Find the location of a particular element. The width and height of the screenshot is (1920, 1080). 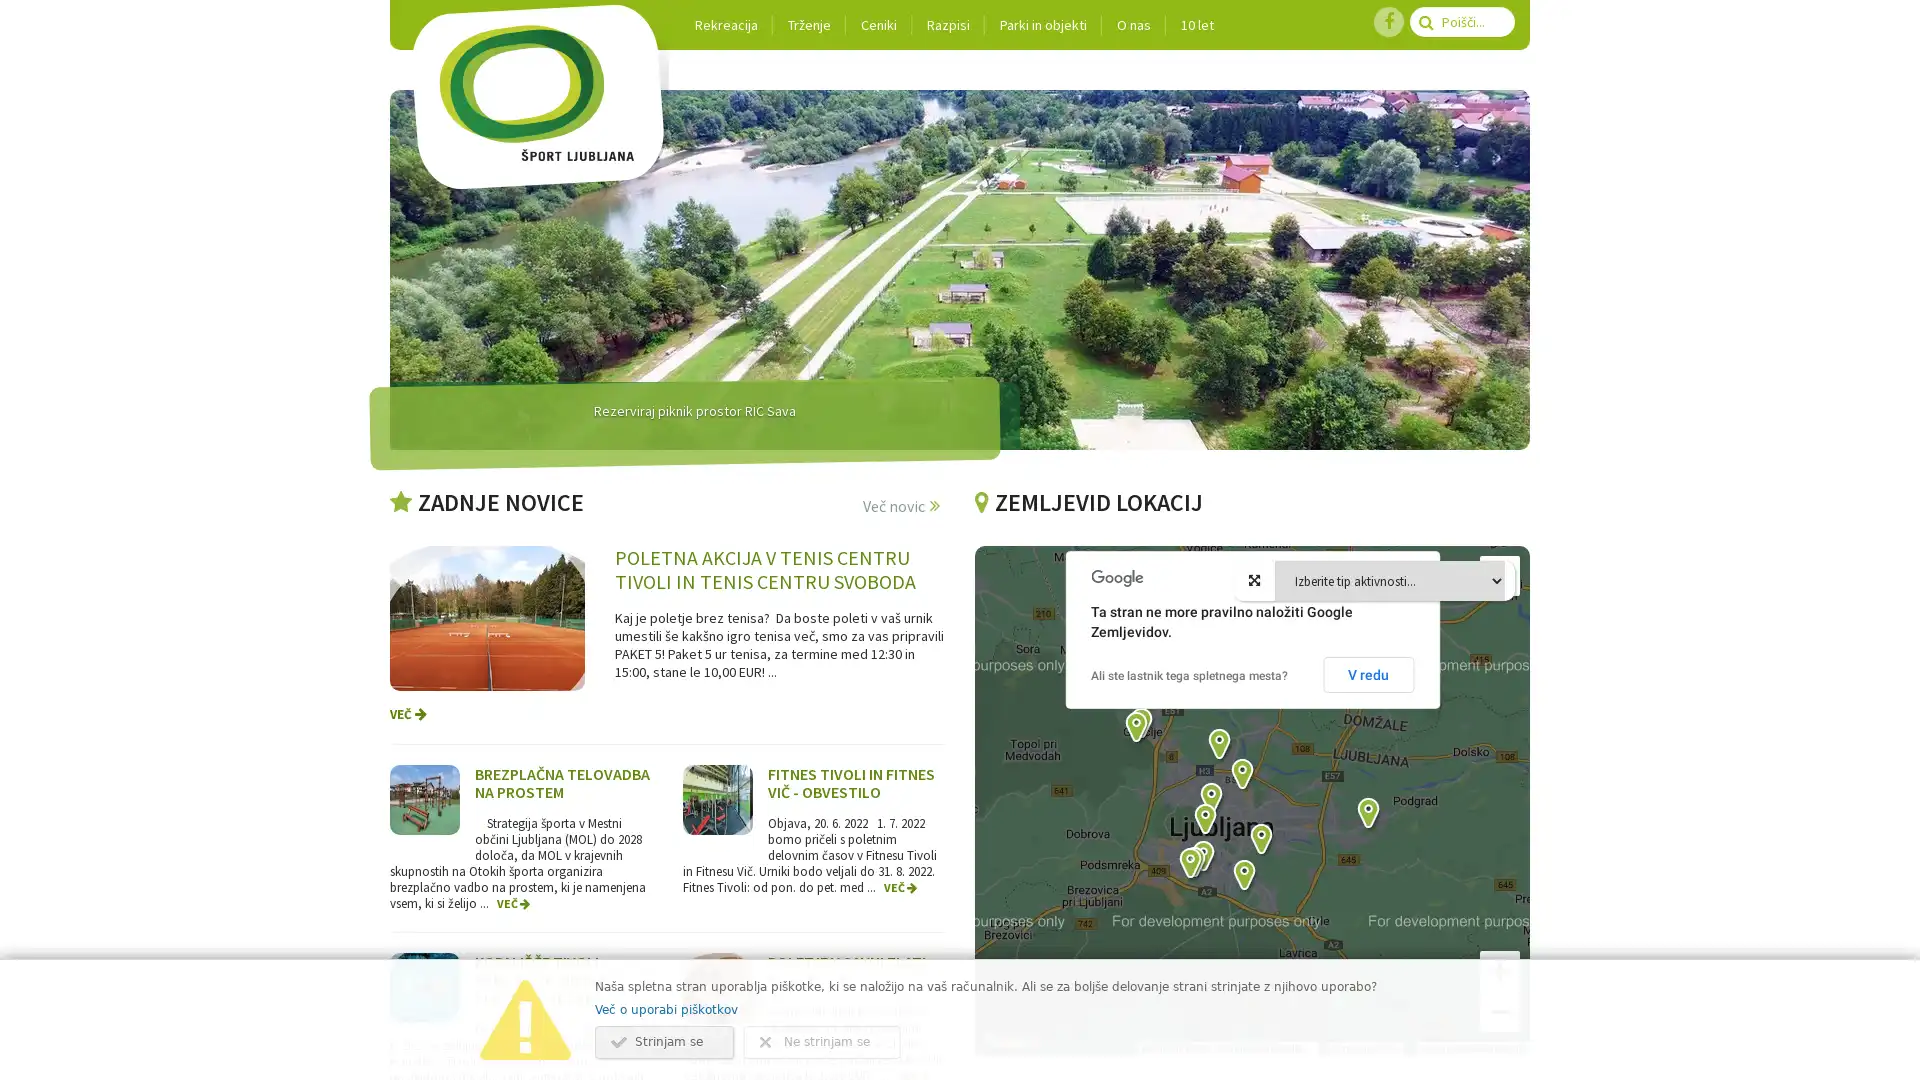

Kako do nas? is located at coordinates (1199, 889).